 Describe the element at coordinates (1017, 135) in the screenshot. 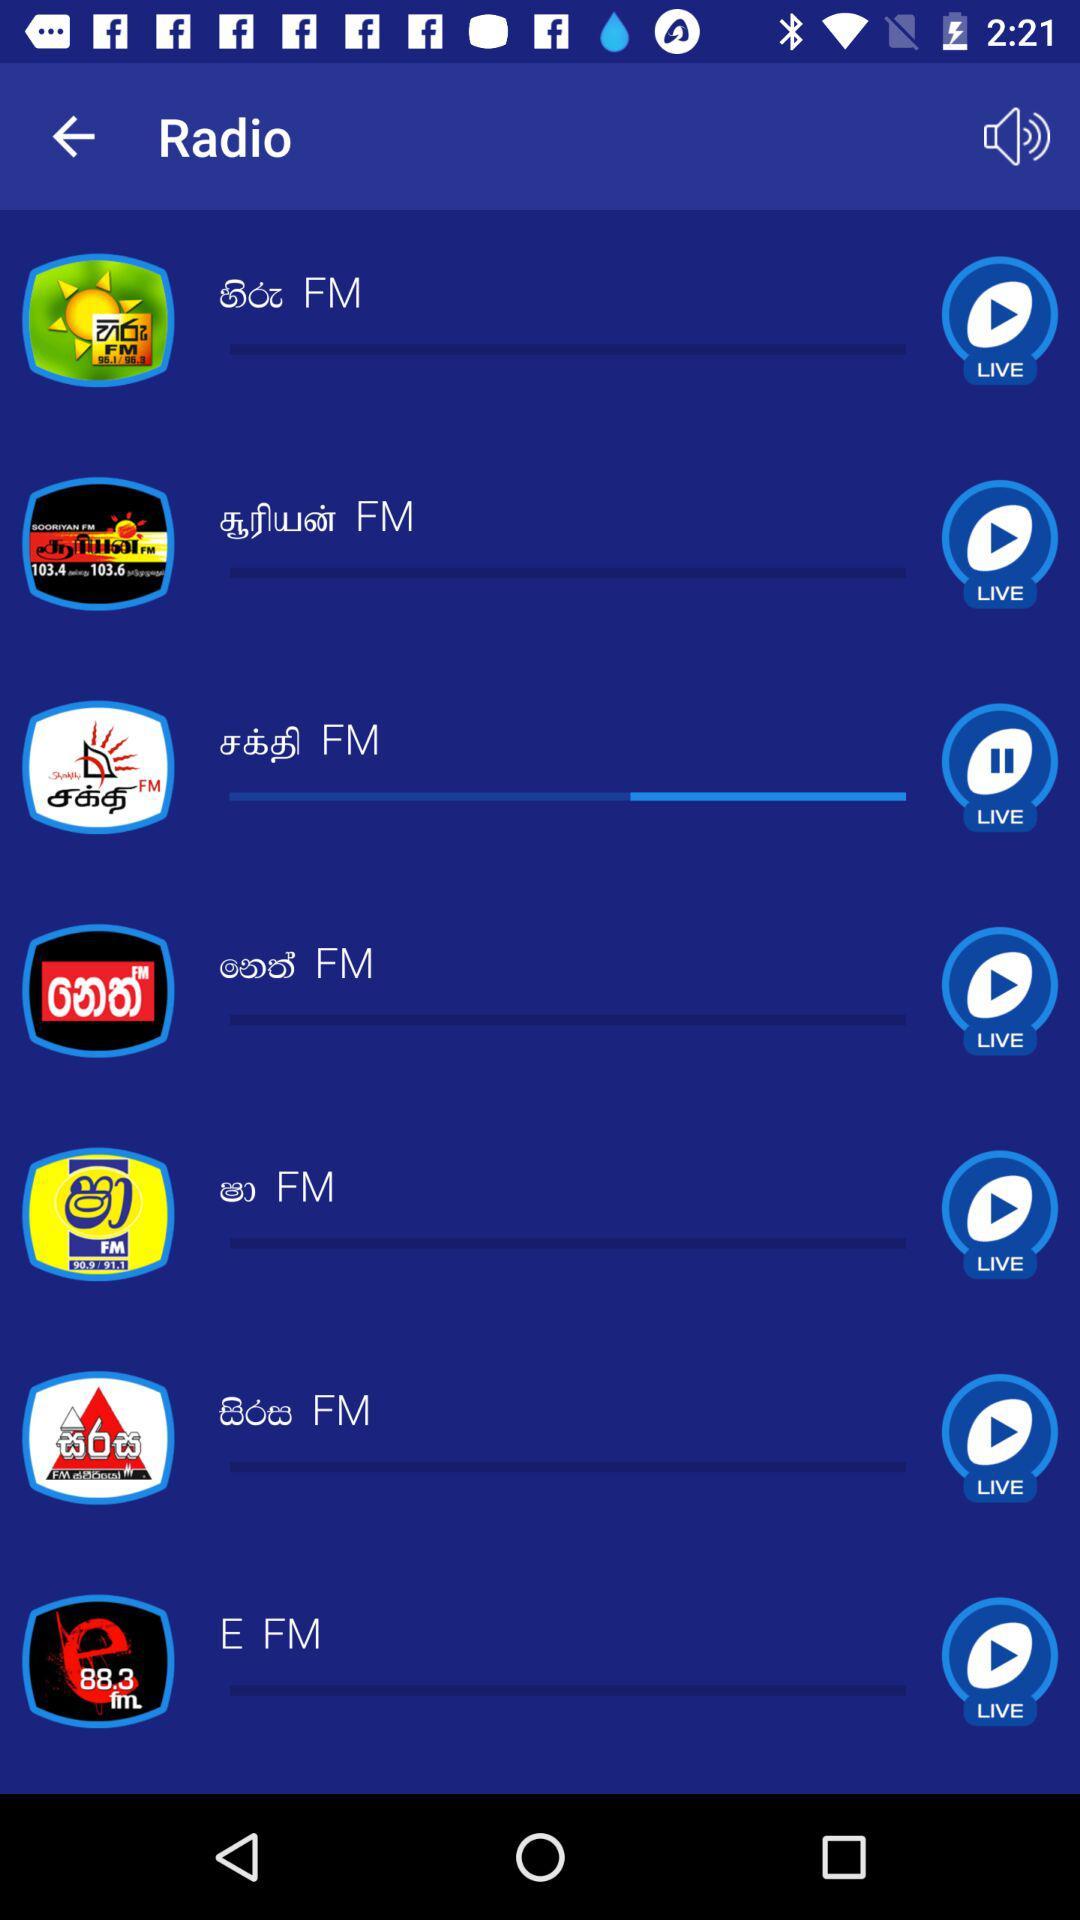

I see `item to the right of radio icon` at that location.